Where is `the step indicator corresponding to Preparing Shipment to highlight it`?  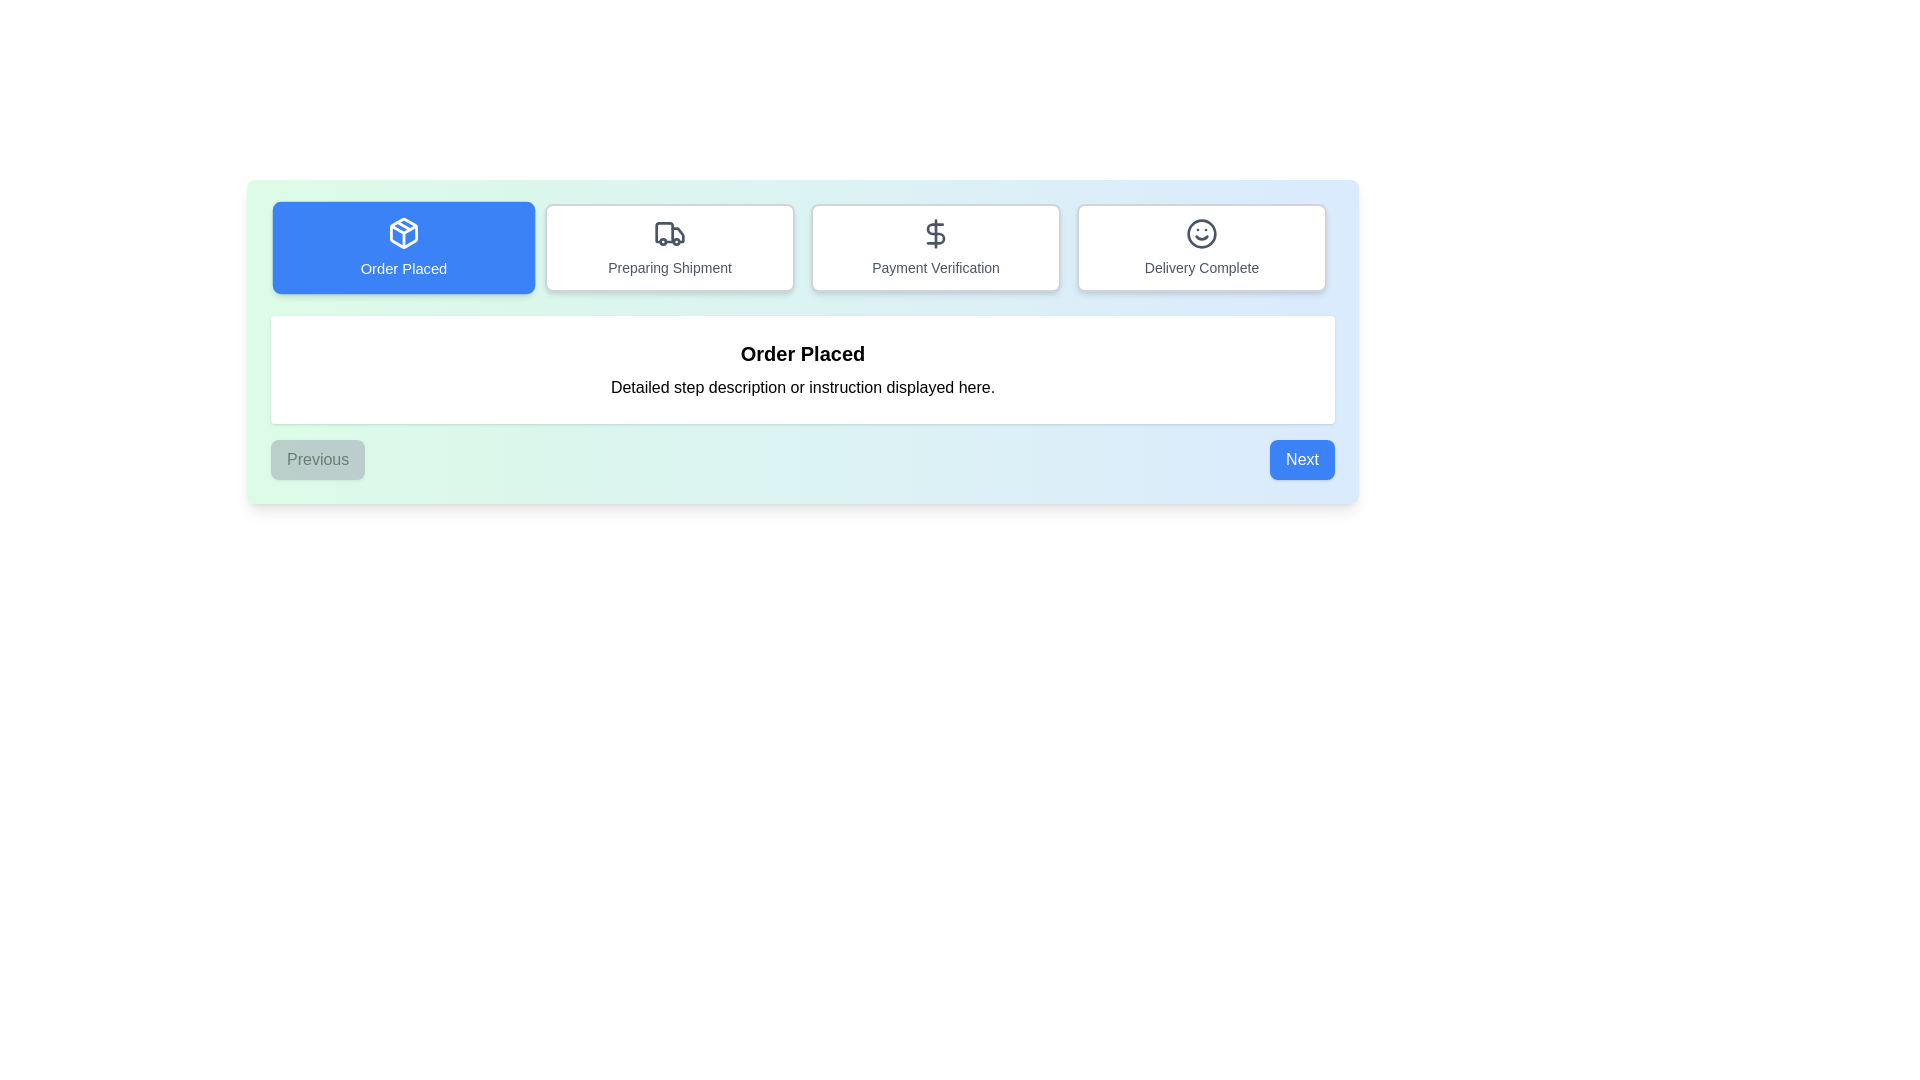
the step indicator corresponding to Preparing Shipment to highlight it is located at coordinates (670, 246).